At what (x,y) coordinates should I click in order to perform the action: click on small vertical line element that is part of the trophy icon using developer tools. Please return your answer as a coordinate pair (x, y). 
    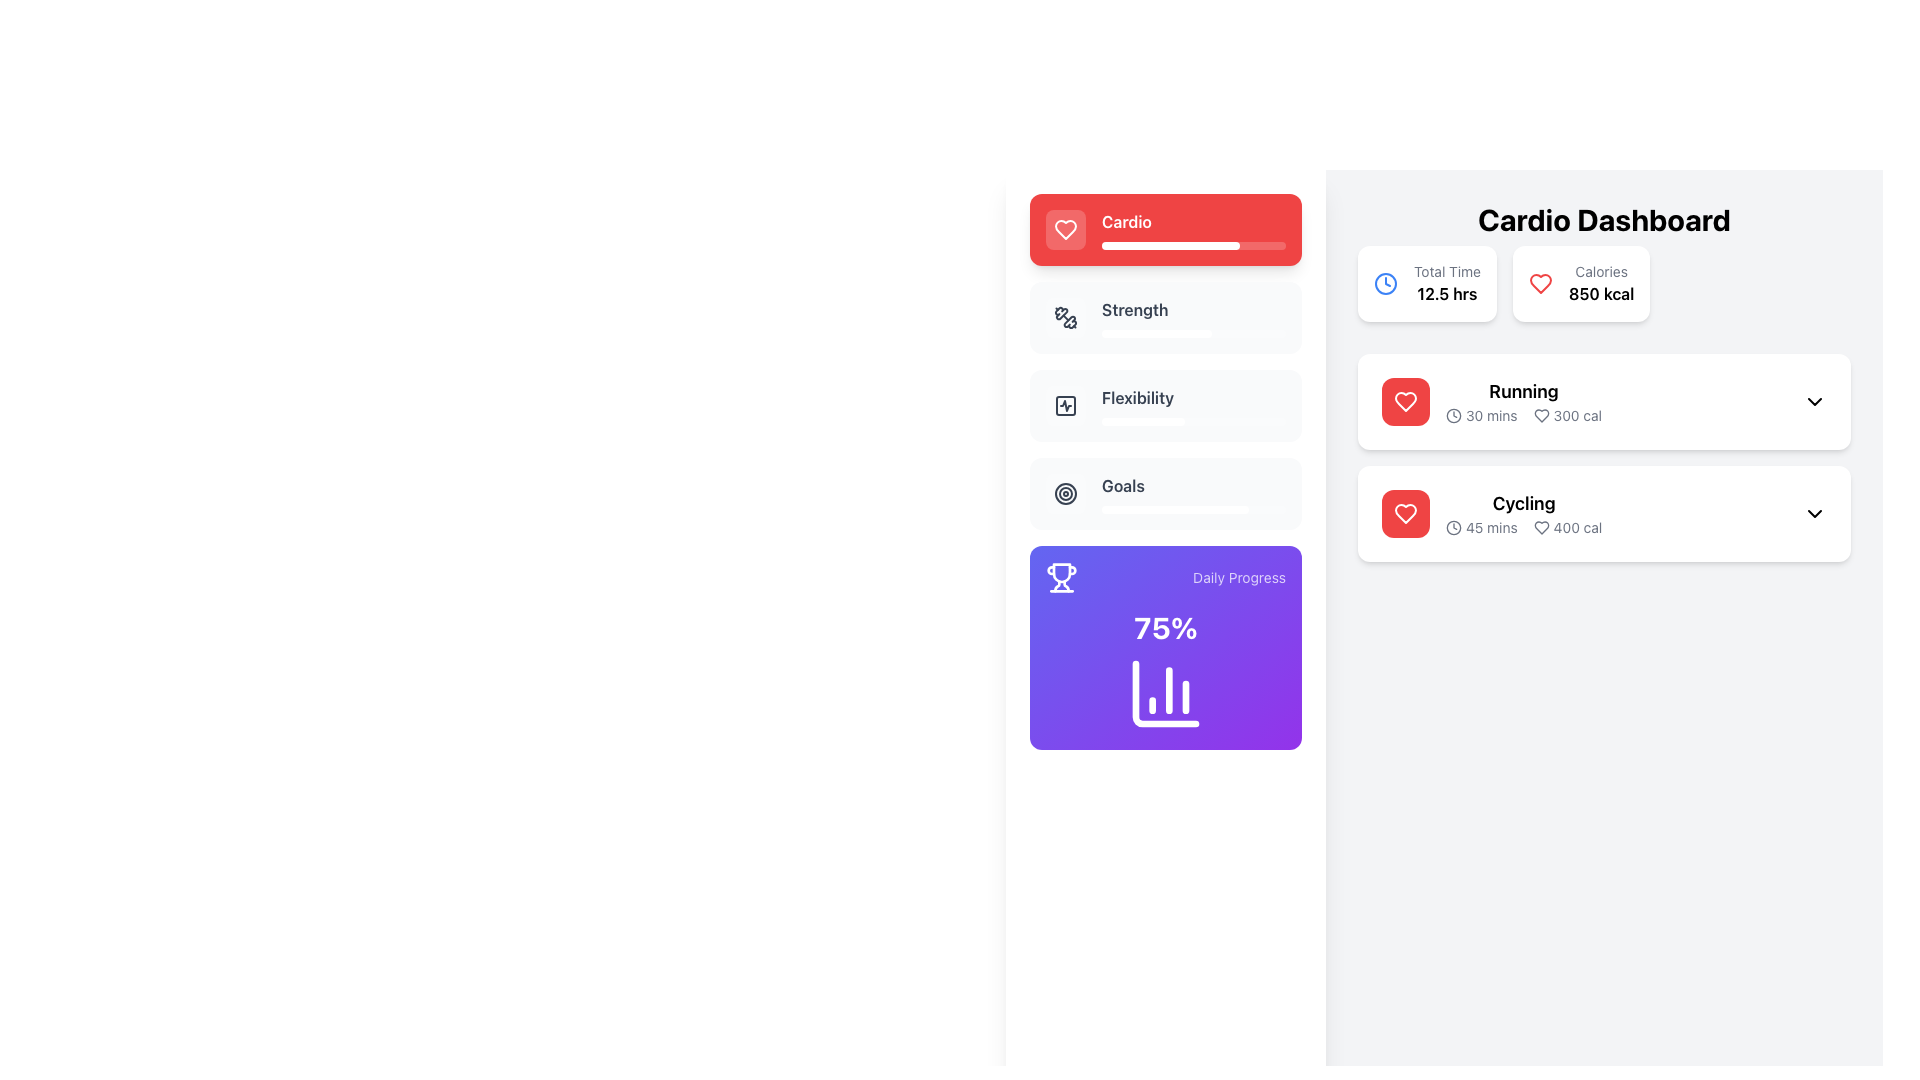
    Looking at the image, I should click on (1055, 585).